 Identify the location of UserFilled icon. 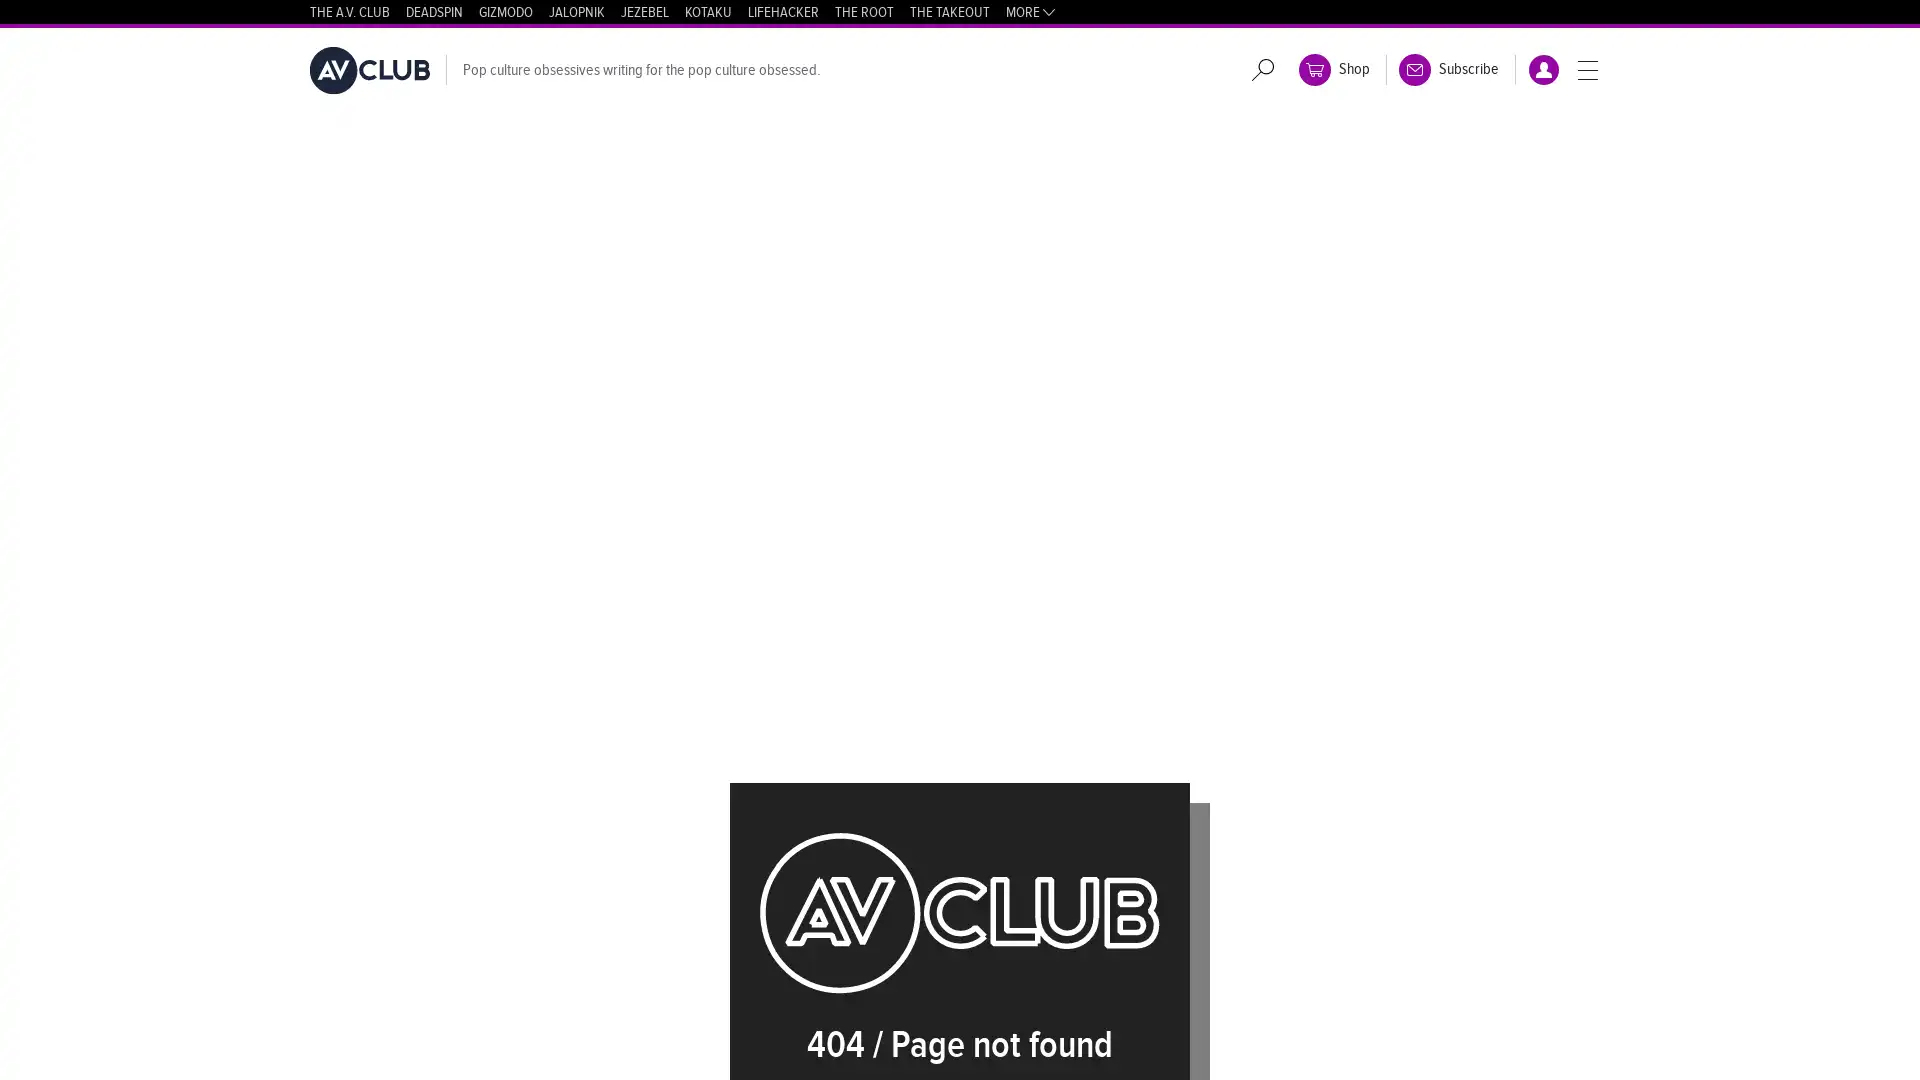
(1543, 68).